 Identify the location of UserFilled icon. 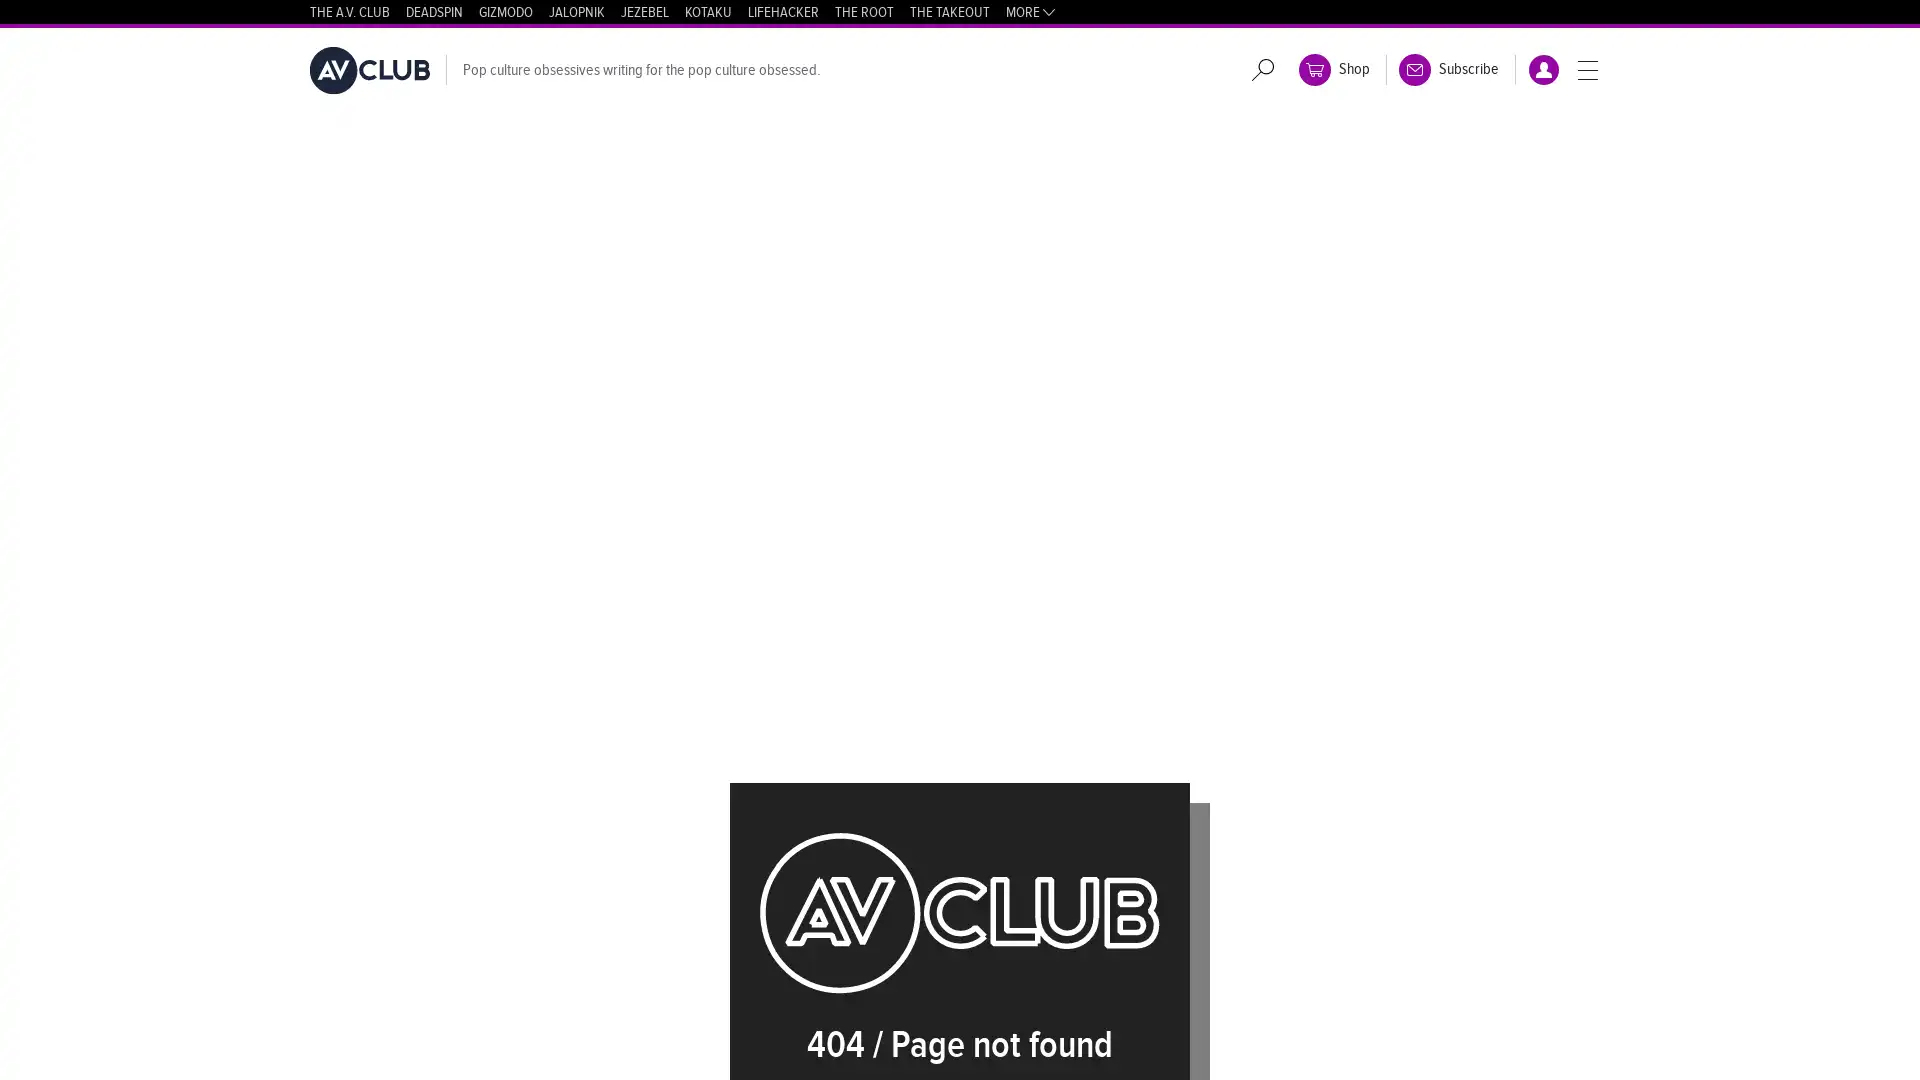
(1543, 68).